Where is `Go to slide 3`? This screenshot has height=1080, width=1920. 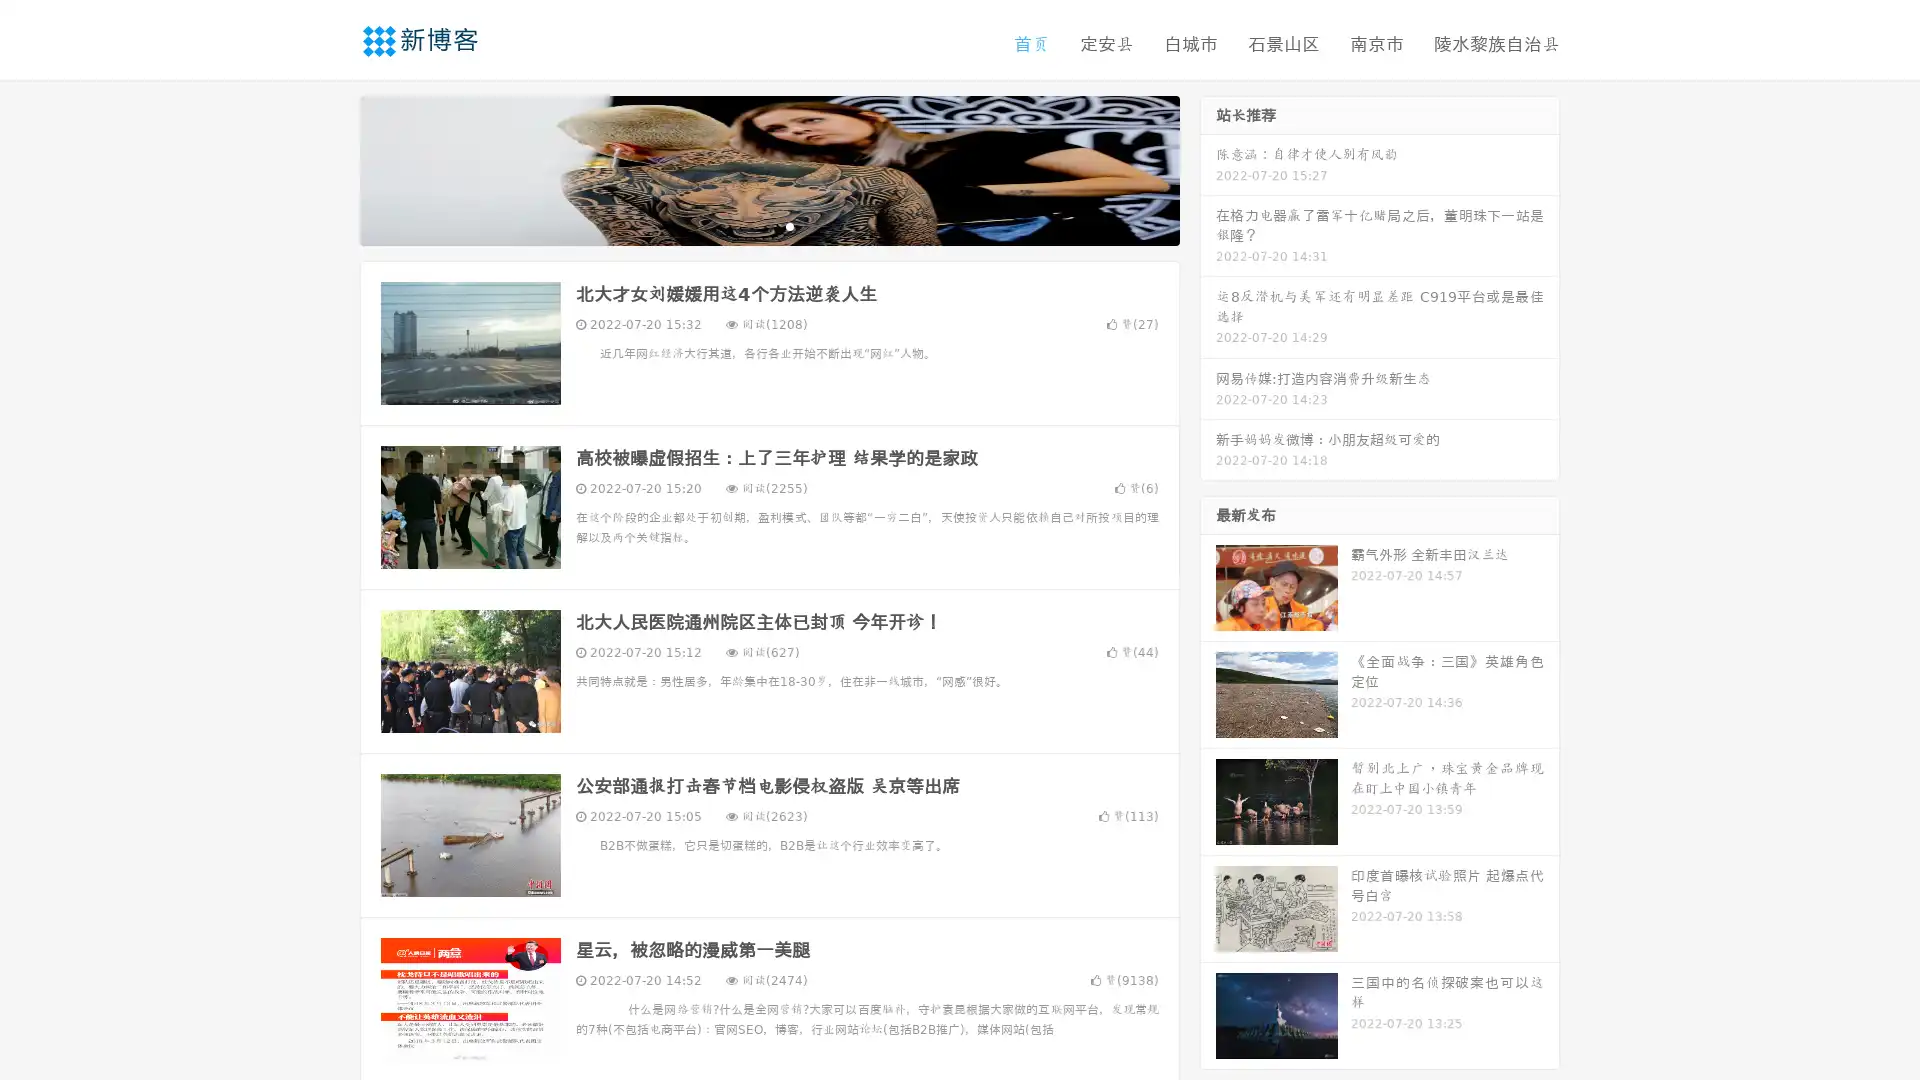
Go to slide 3 is located at coordinates (789, 225).